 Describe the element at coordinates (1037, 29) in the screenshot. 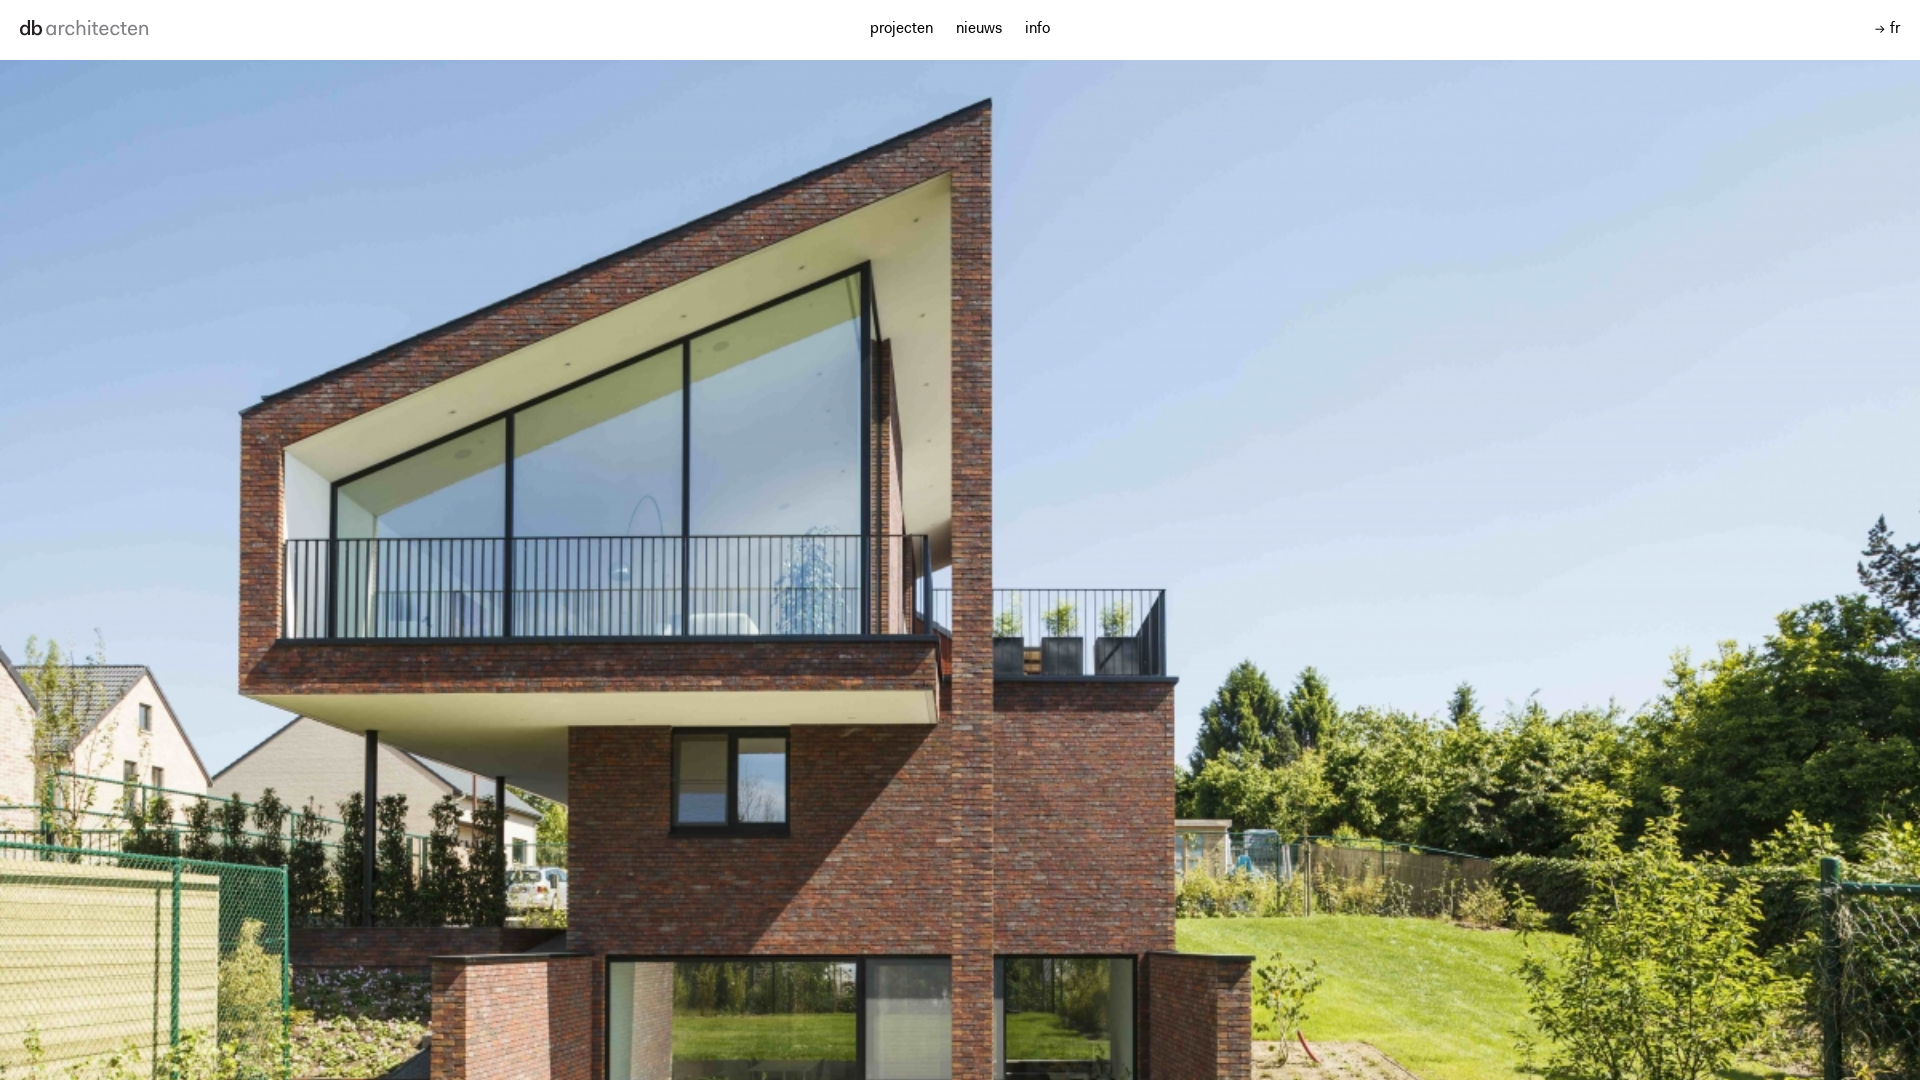

I see `'info'` at that location.